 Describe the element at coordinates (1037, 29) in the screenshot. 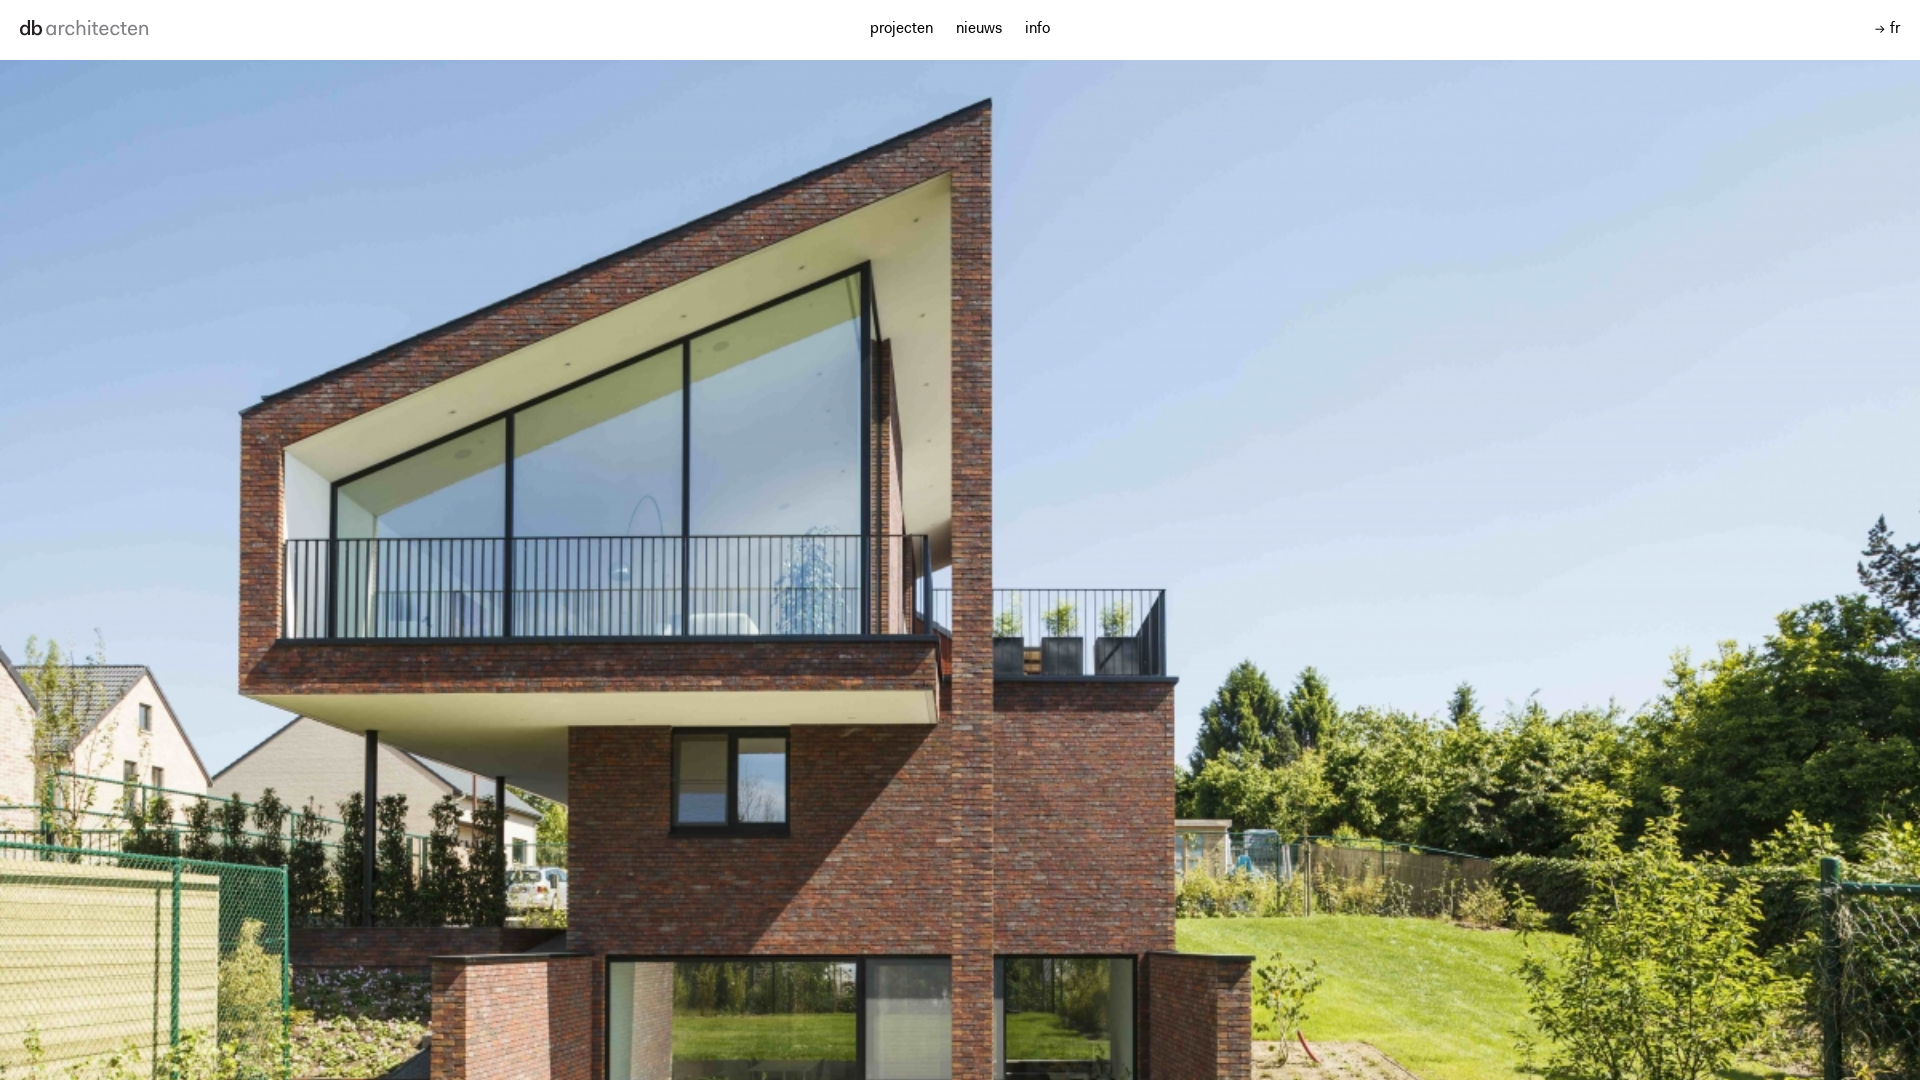

I see `'info'` at that location.